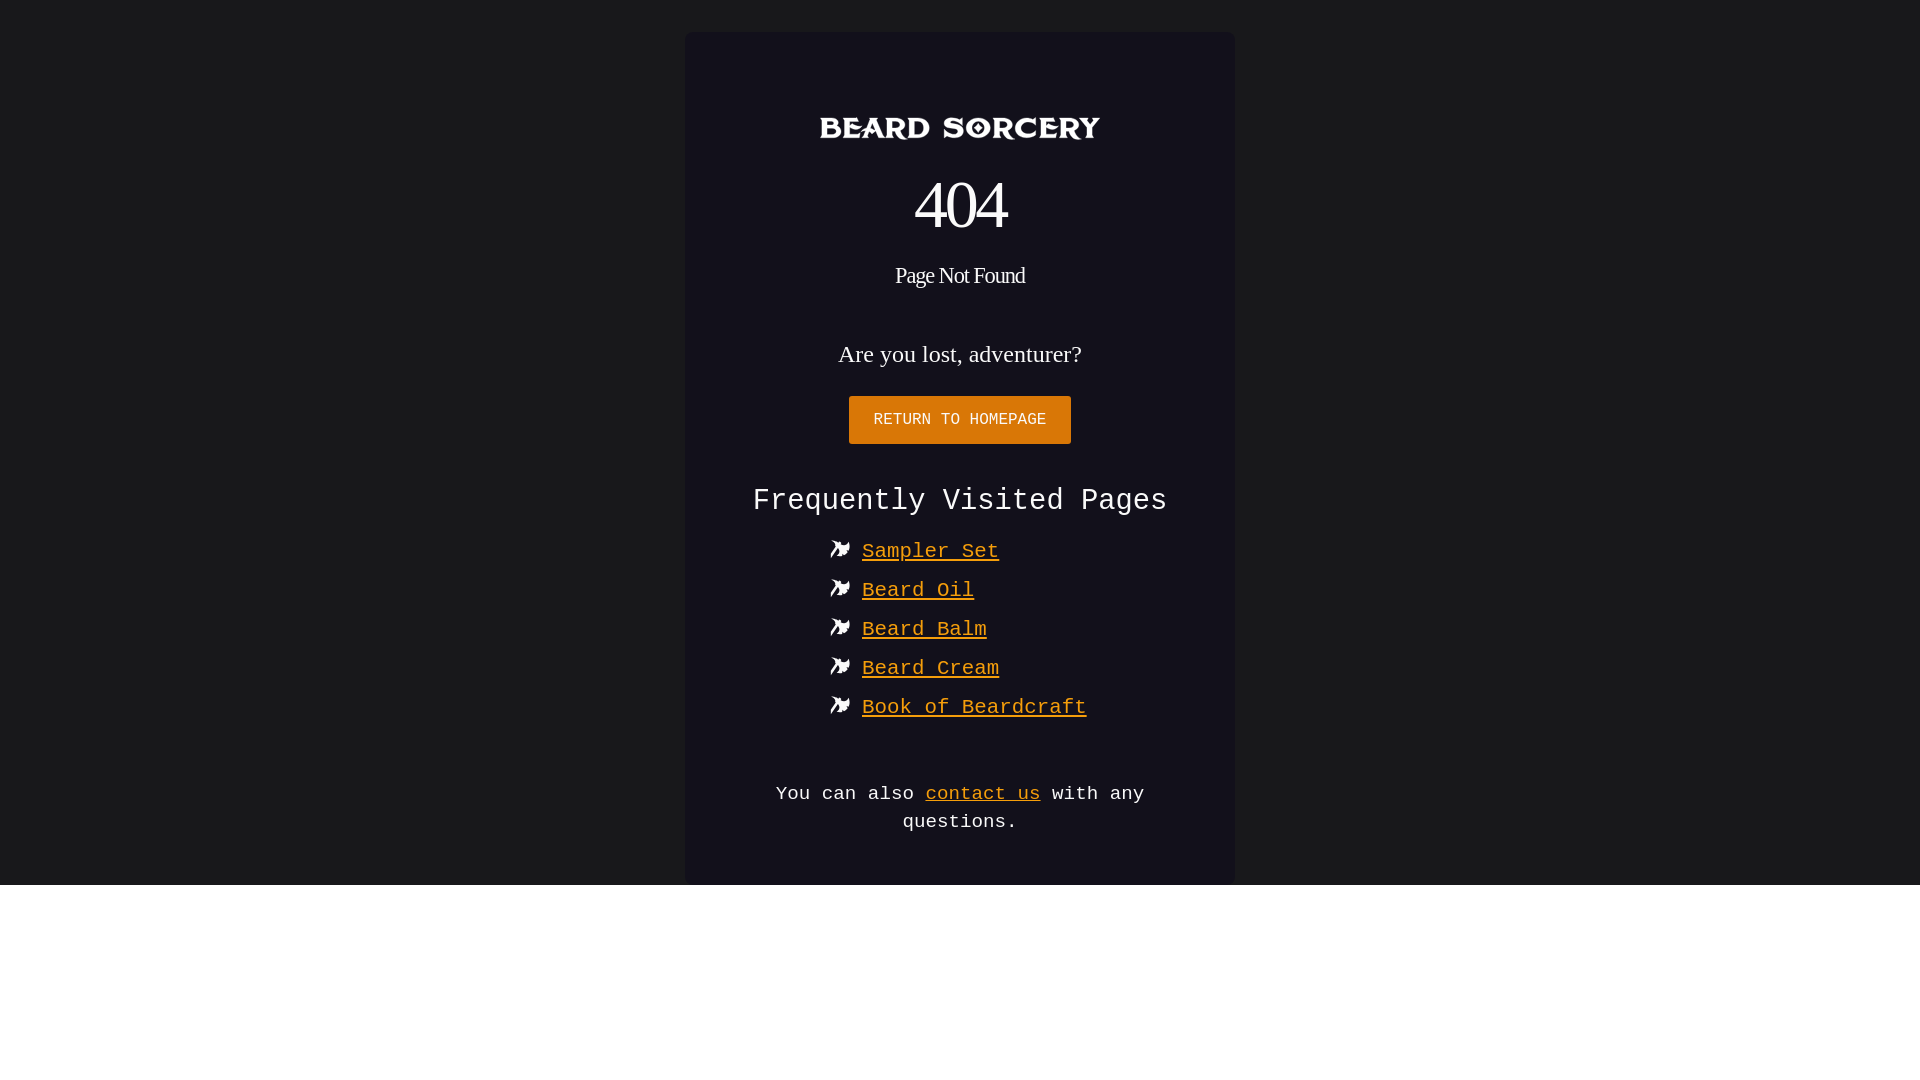 This screenshot has height=1080, width=1920. I want to click on 'RETURN TO HOMEPAGE', so click(960, 419).